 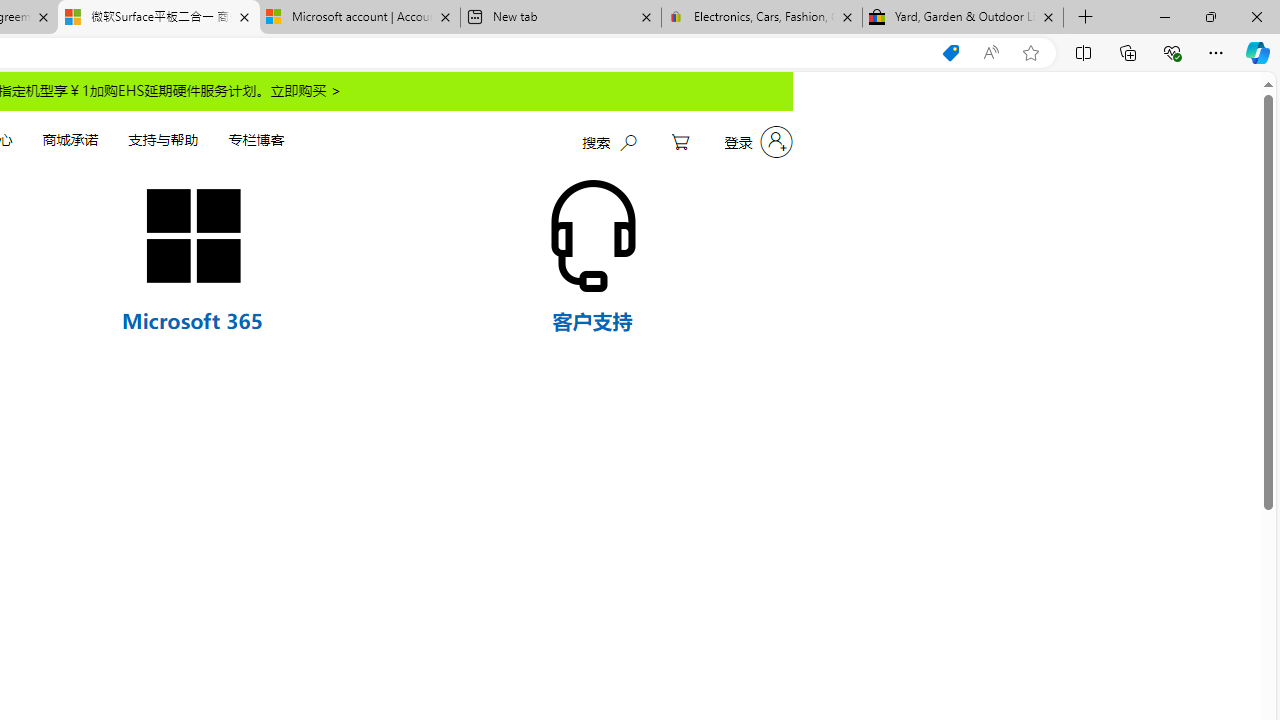 What do you see at coordinates (1128, 51) in the screenshot?
I see `'Collections'` at bounding box center [1128, 51].